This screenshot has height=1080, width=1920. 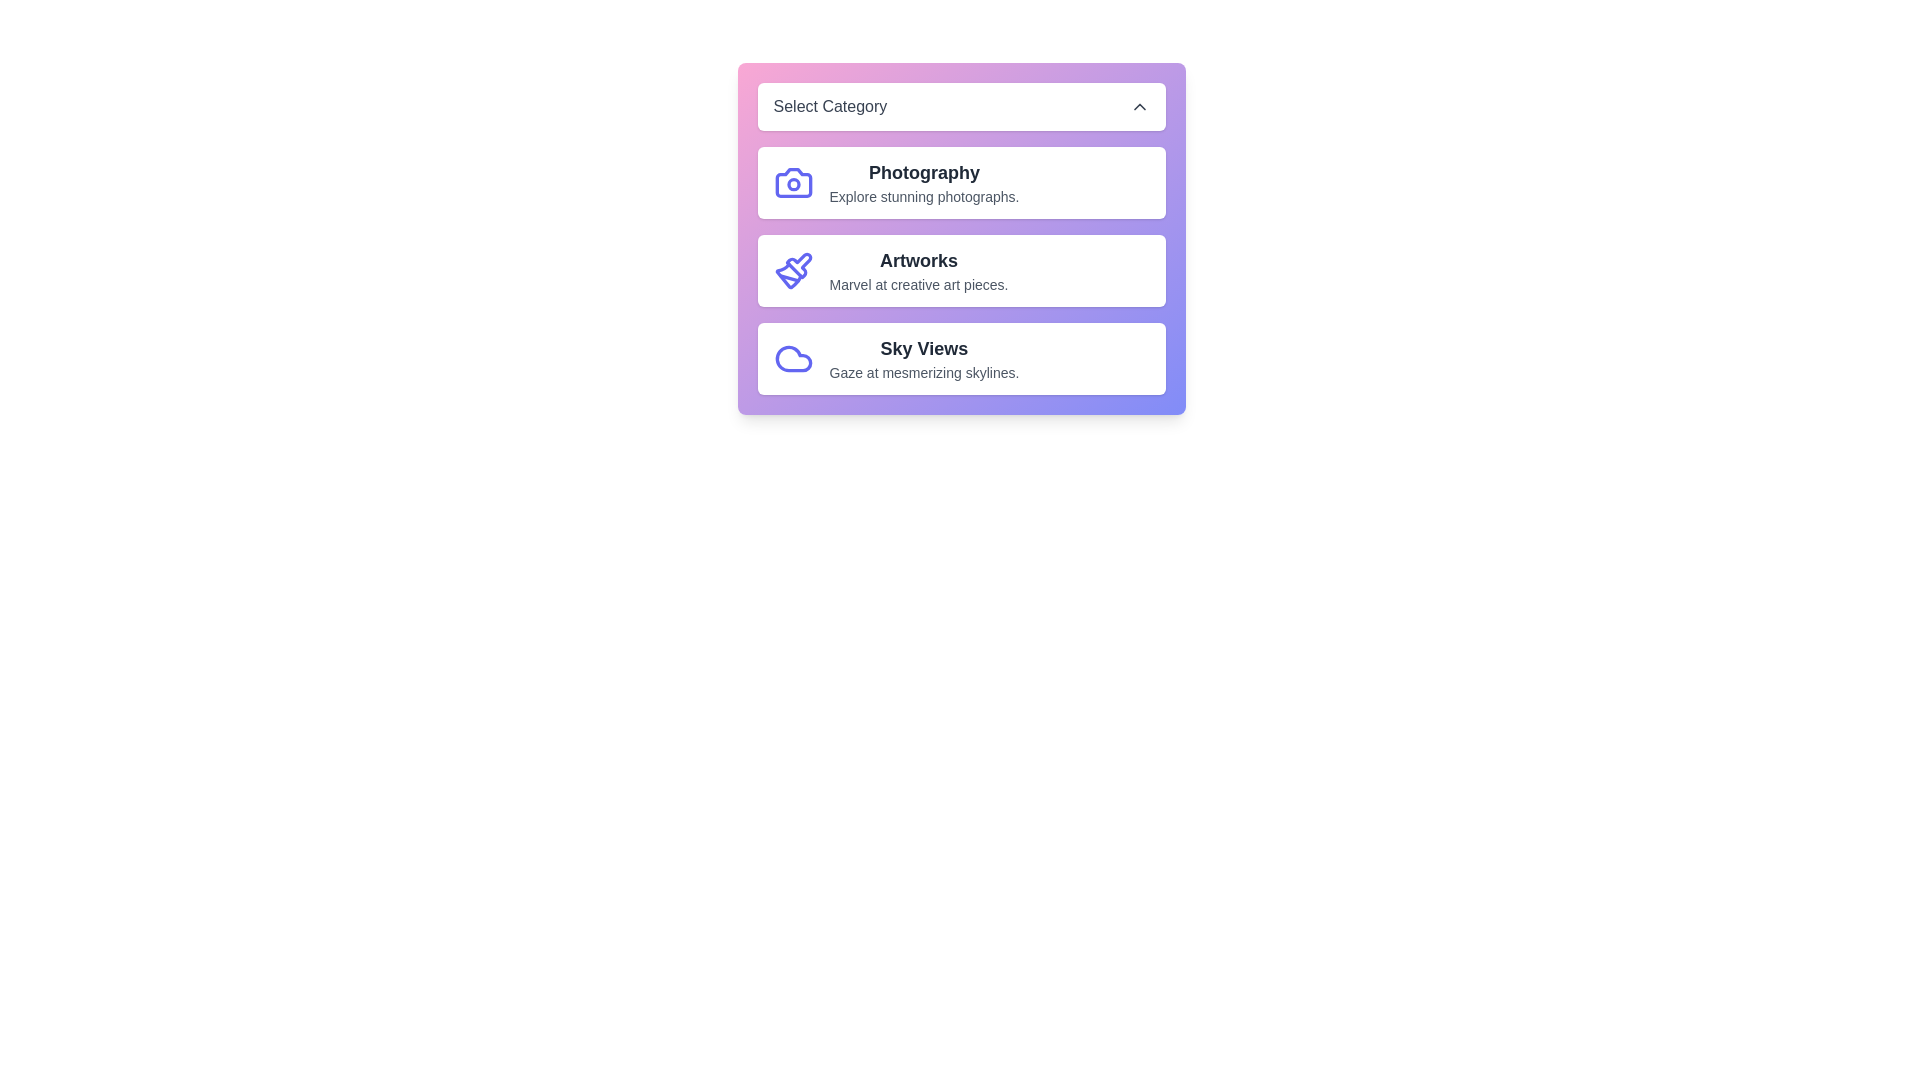 I want to click on the category Photography from the list, so click(x=961, y=182).